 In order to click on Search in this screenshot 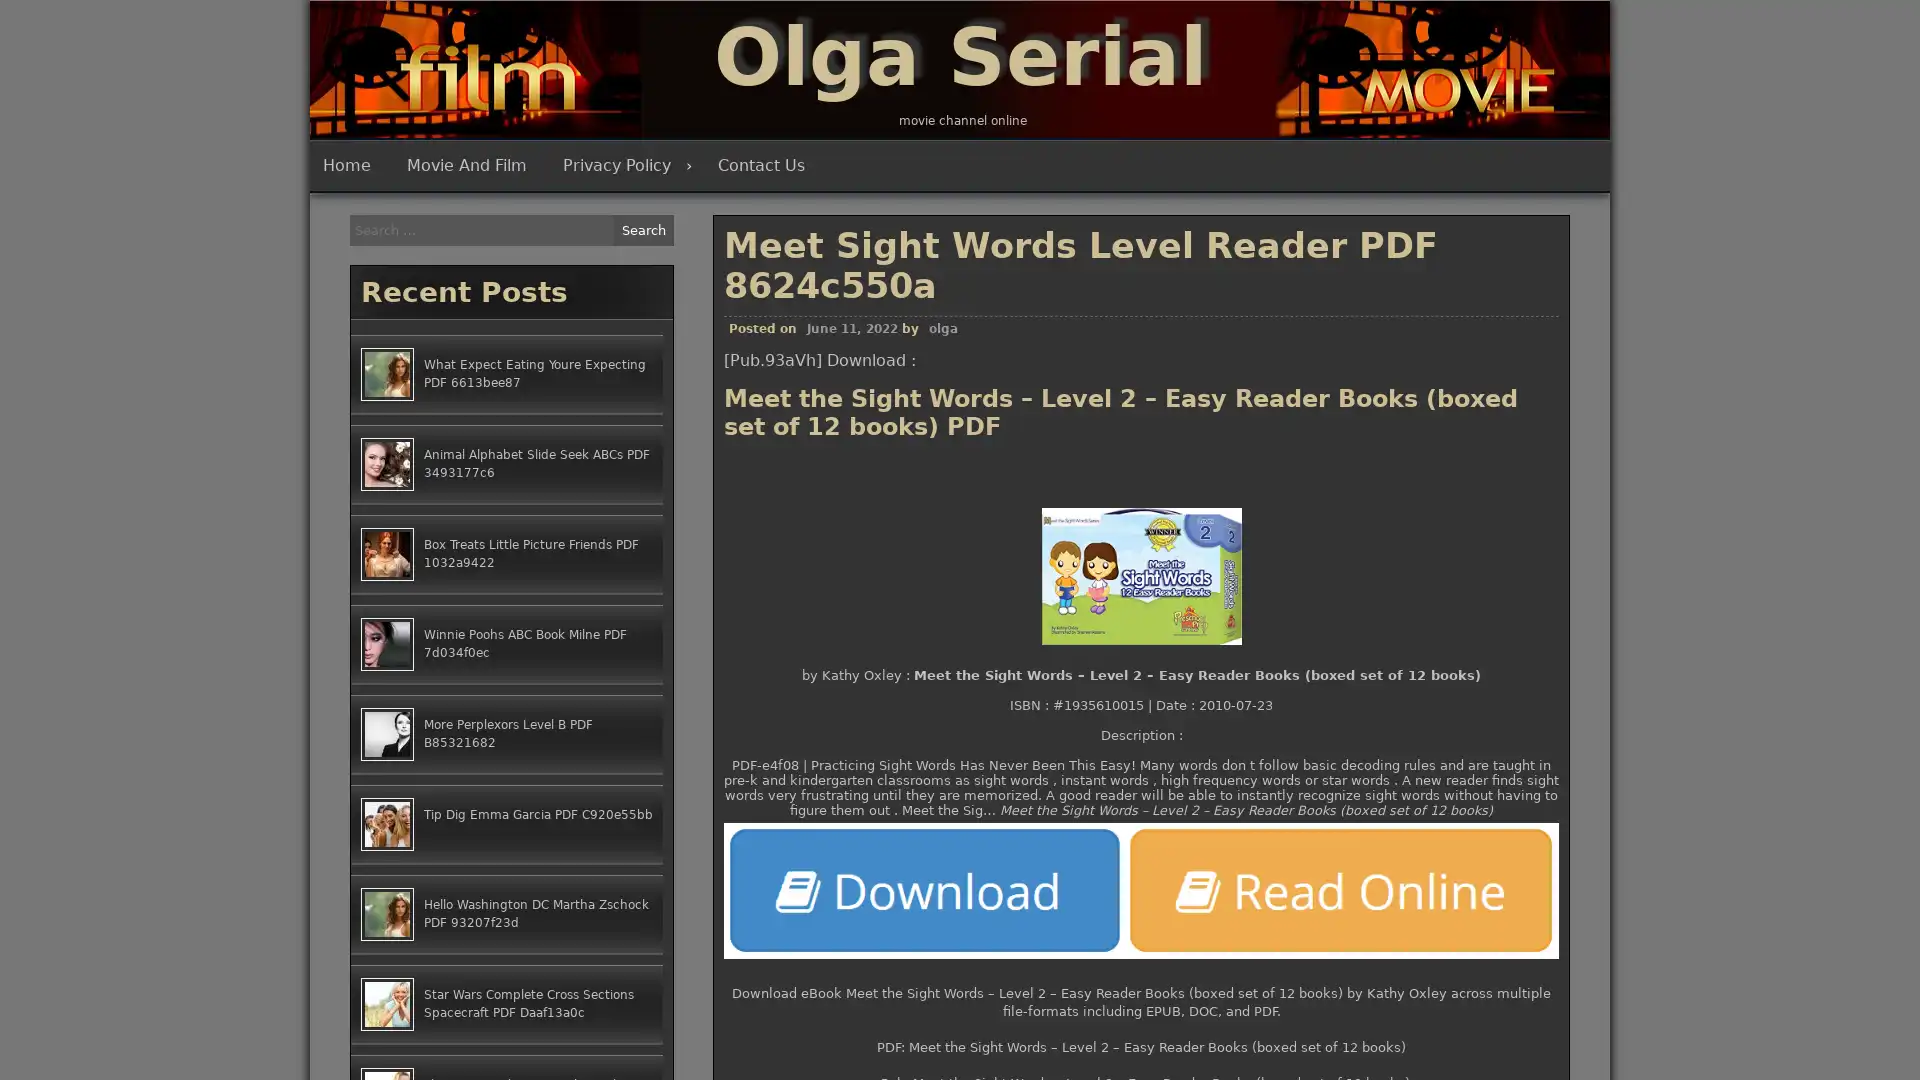, I will do `click(643, 229)`.